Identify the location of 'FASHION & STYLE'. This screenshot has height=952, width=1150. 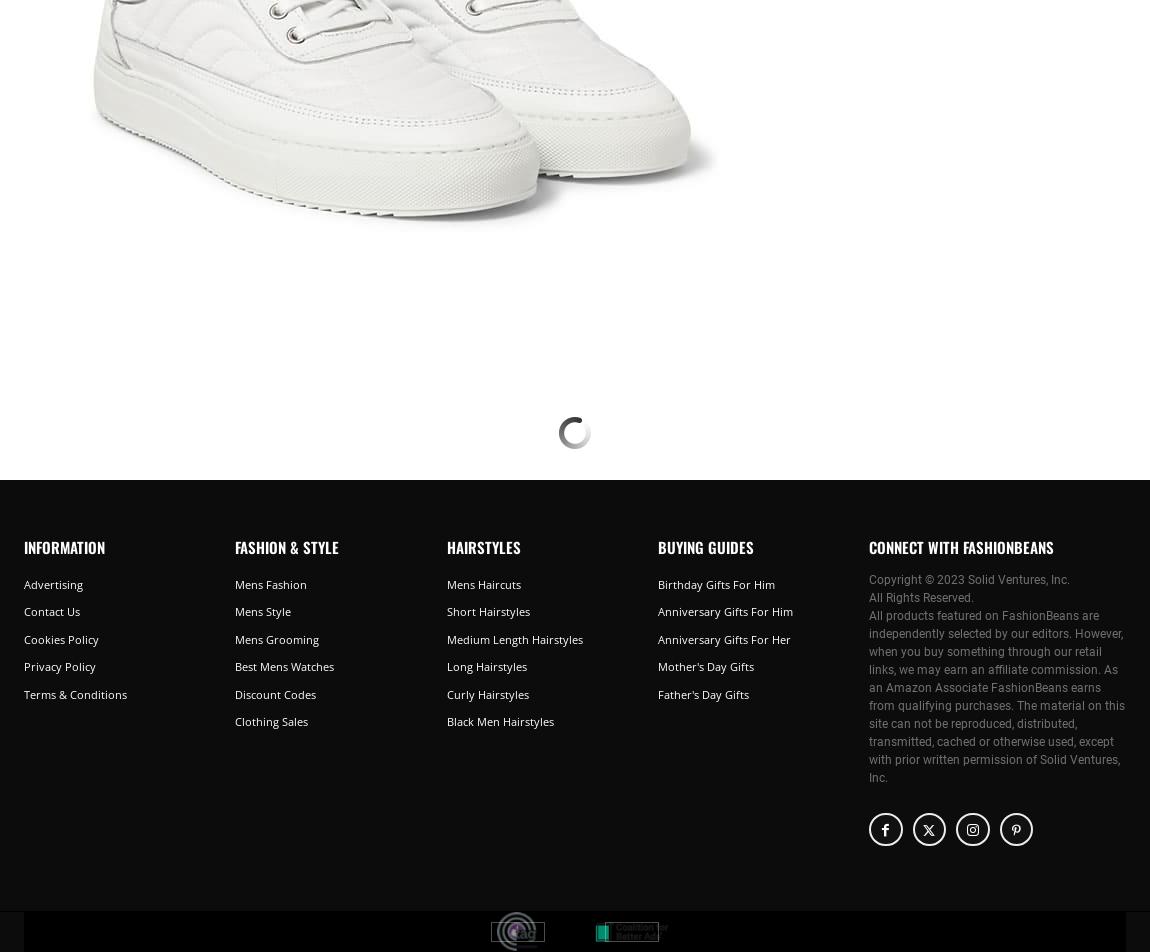
(233, 545).